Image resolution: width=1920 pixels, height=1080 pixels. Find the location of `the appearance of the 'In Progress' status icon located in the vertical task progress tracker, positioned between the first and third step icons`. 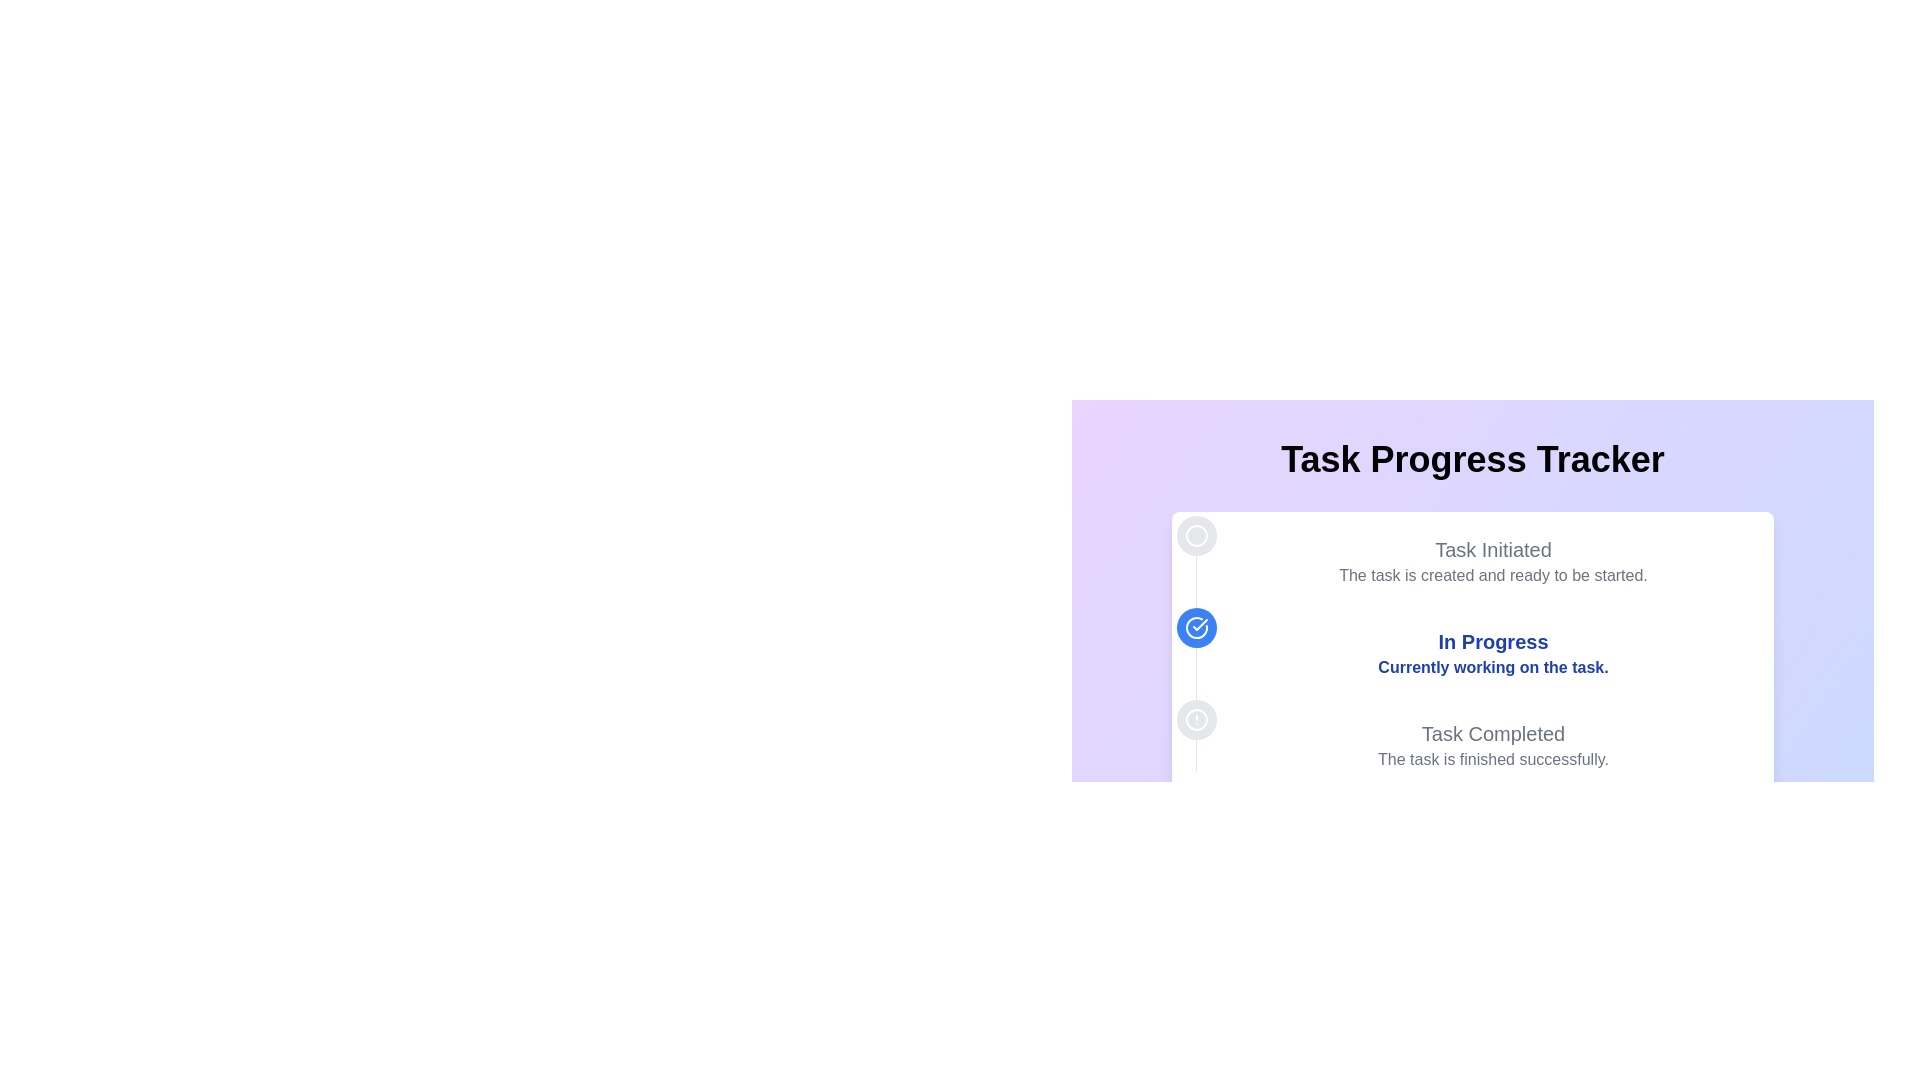

the appearance of the 'In Progress' status icon located in the vertical task progress tracker, positioned between the first and third step icons is located at coordinates (1197, 627).